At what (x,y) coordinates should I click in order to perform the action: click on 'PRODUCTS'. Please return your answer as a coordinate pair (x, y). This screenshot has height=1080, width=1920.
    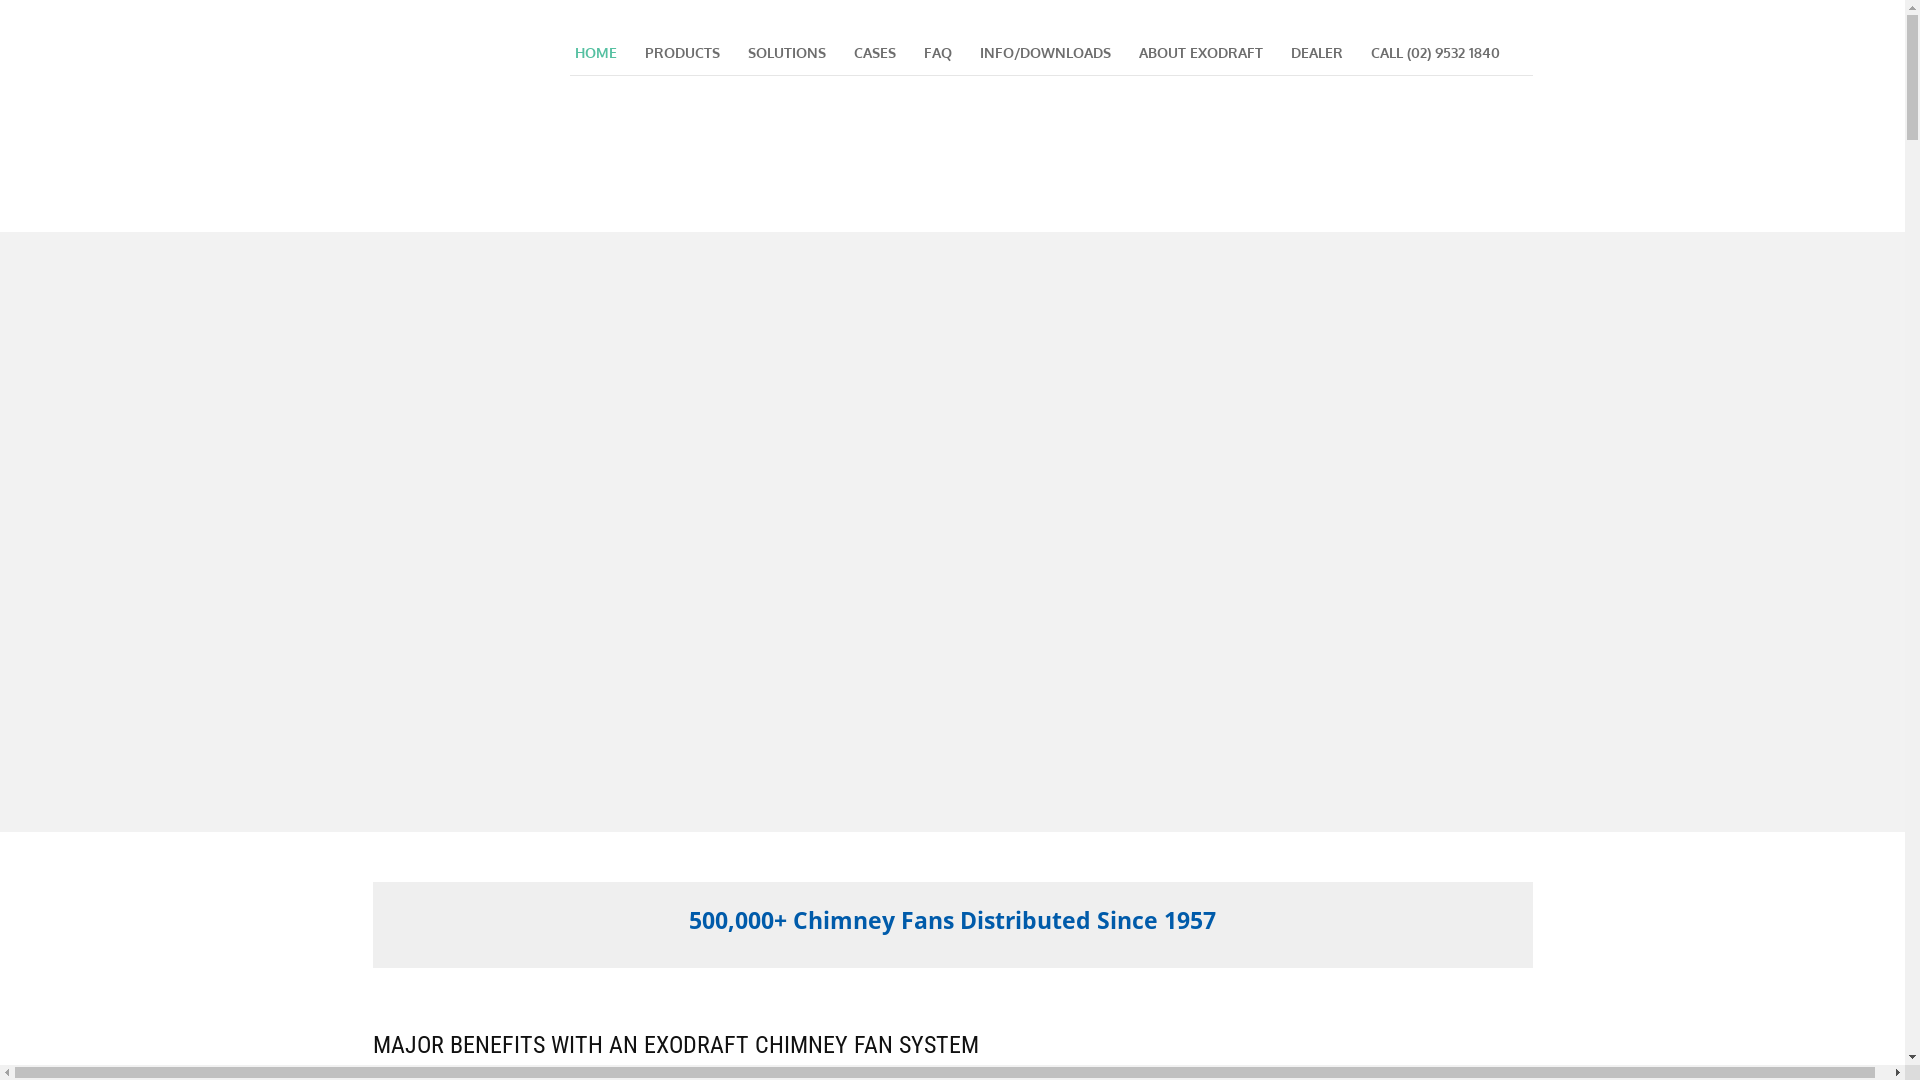
    Looking at the image, I should click on (682, 52).